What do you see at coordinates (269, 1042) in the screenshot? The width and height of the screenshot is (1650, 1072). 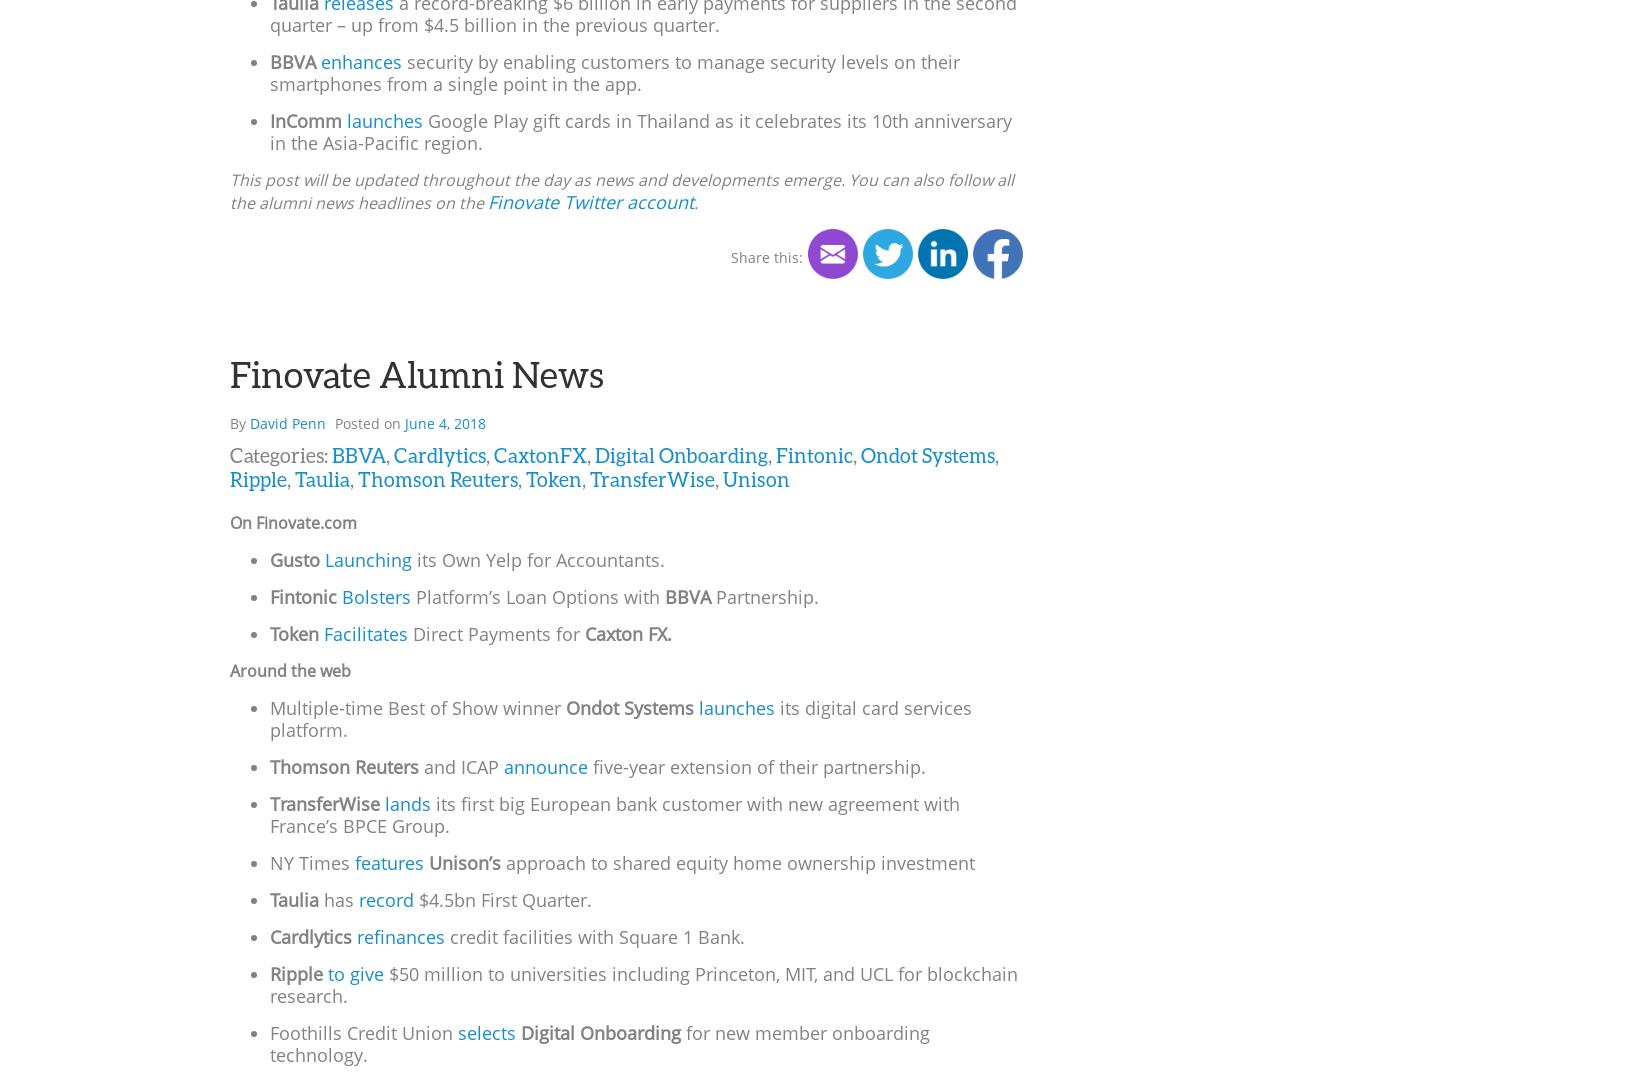 I see `'for new member onboarding technology.'` at bounding box center [269, 1042].